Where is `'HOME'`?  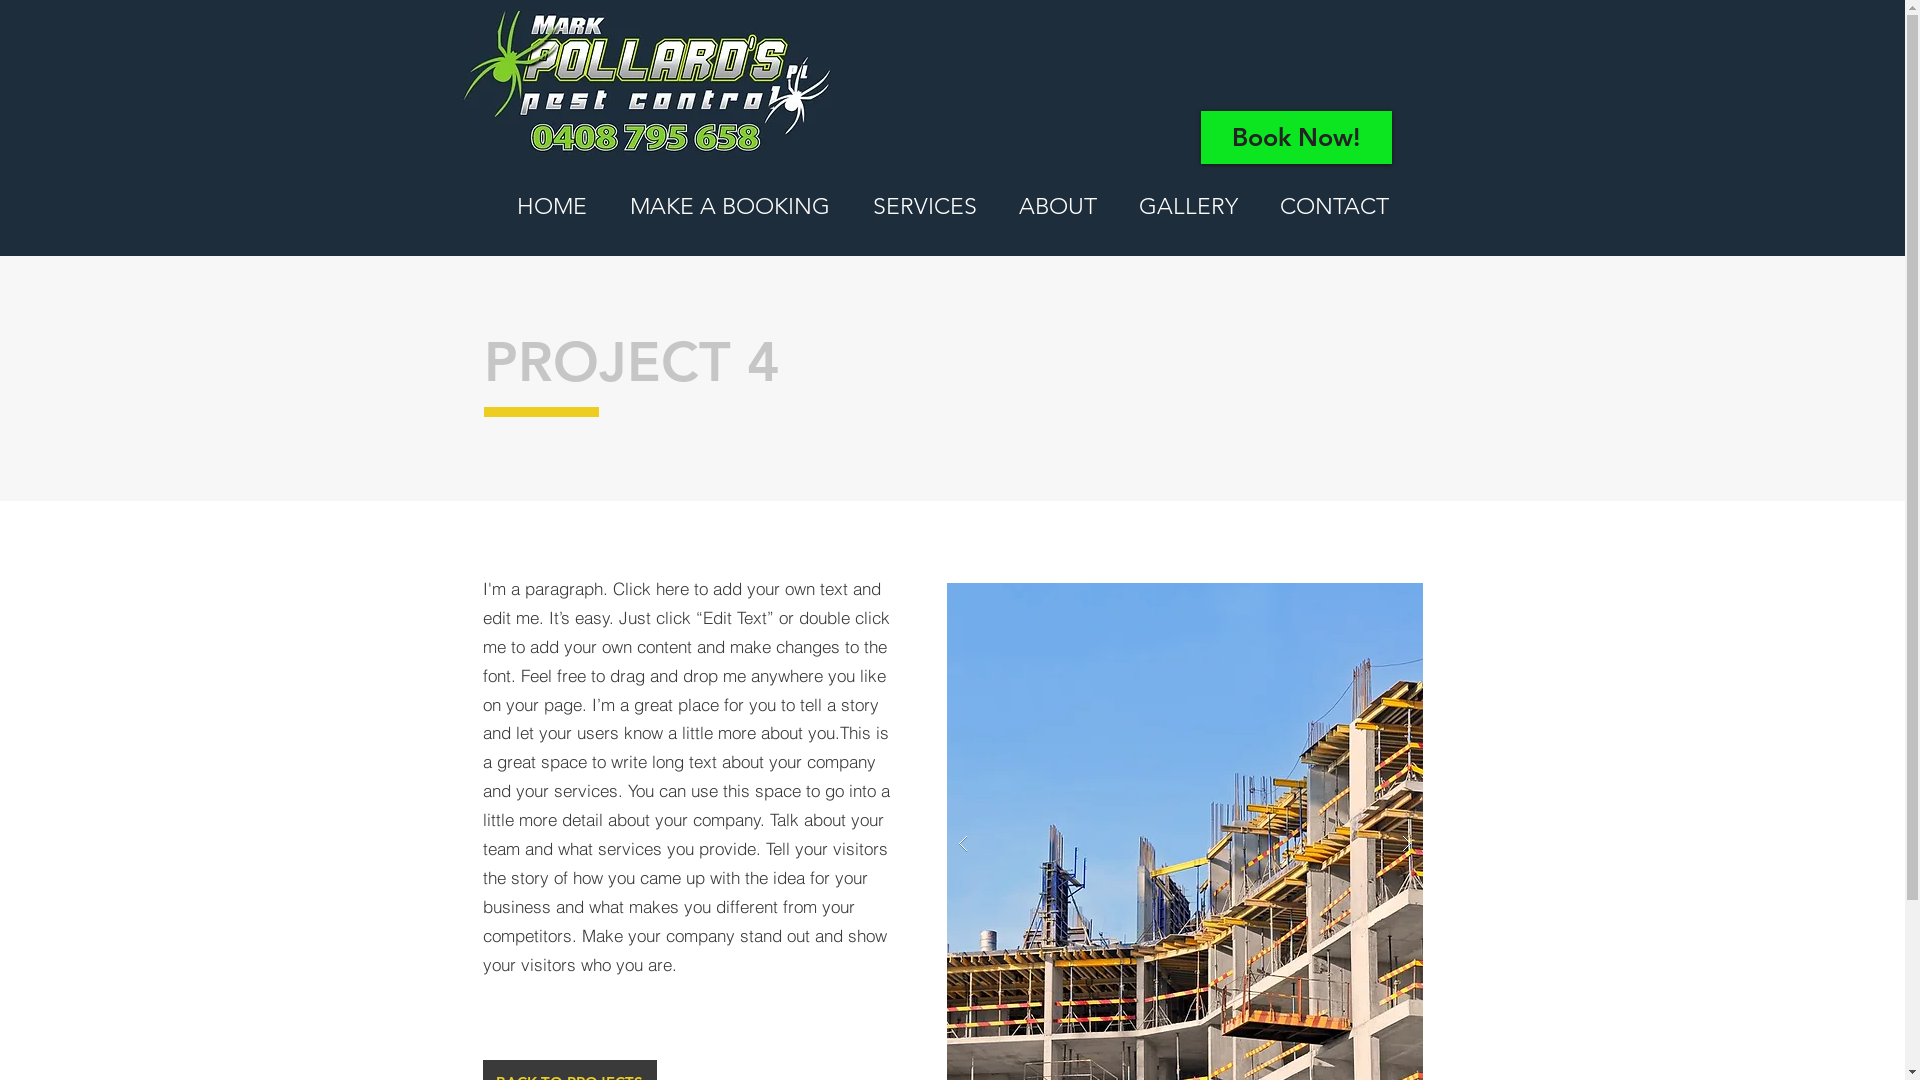
'HOME' is located at coordinates (551, 207).